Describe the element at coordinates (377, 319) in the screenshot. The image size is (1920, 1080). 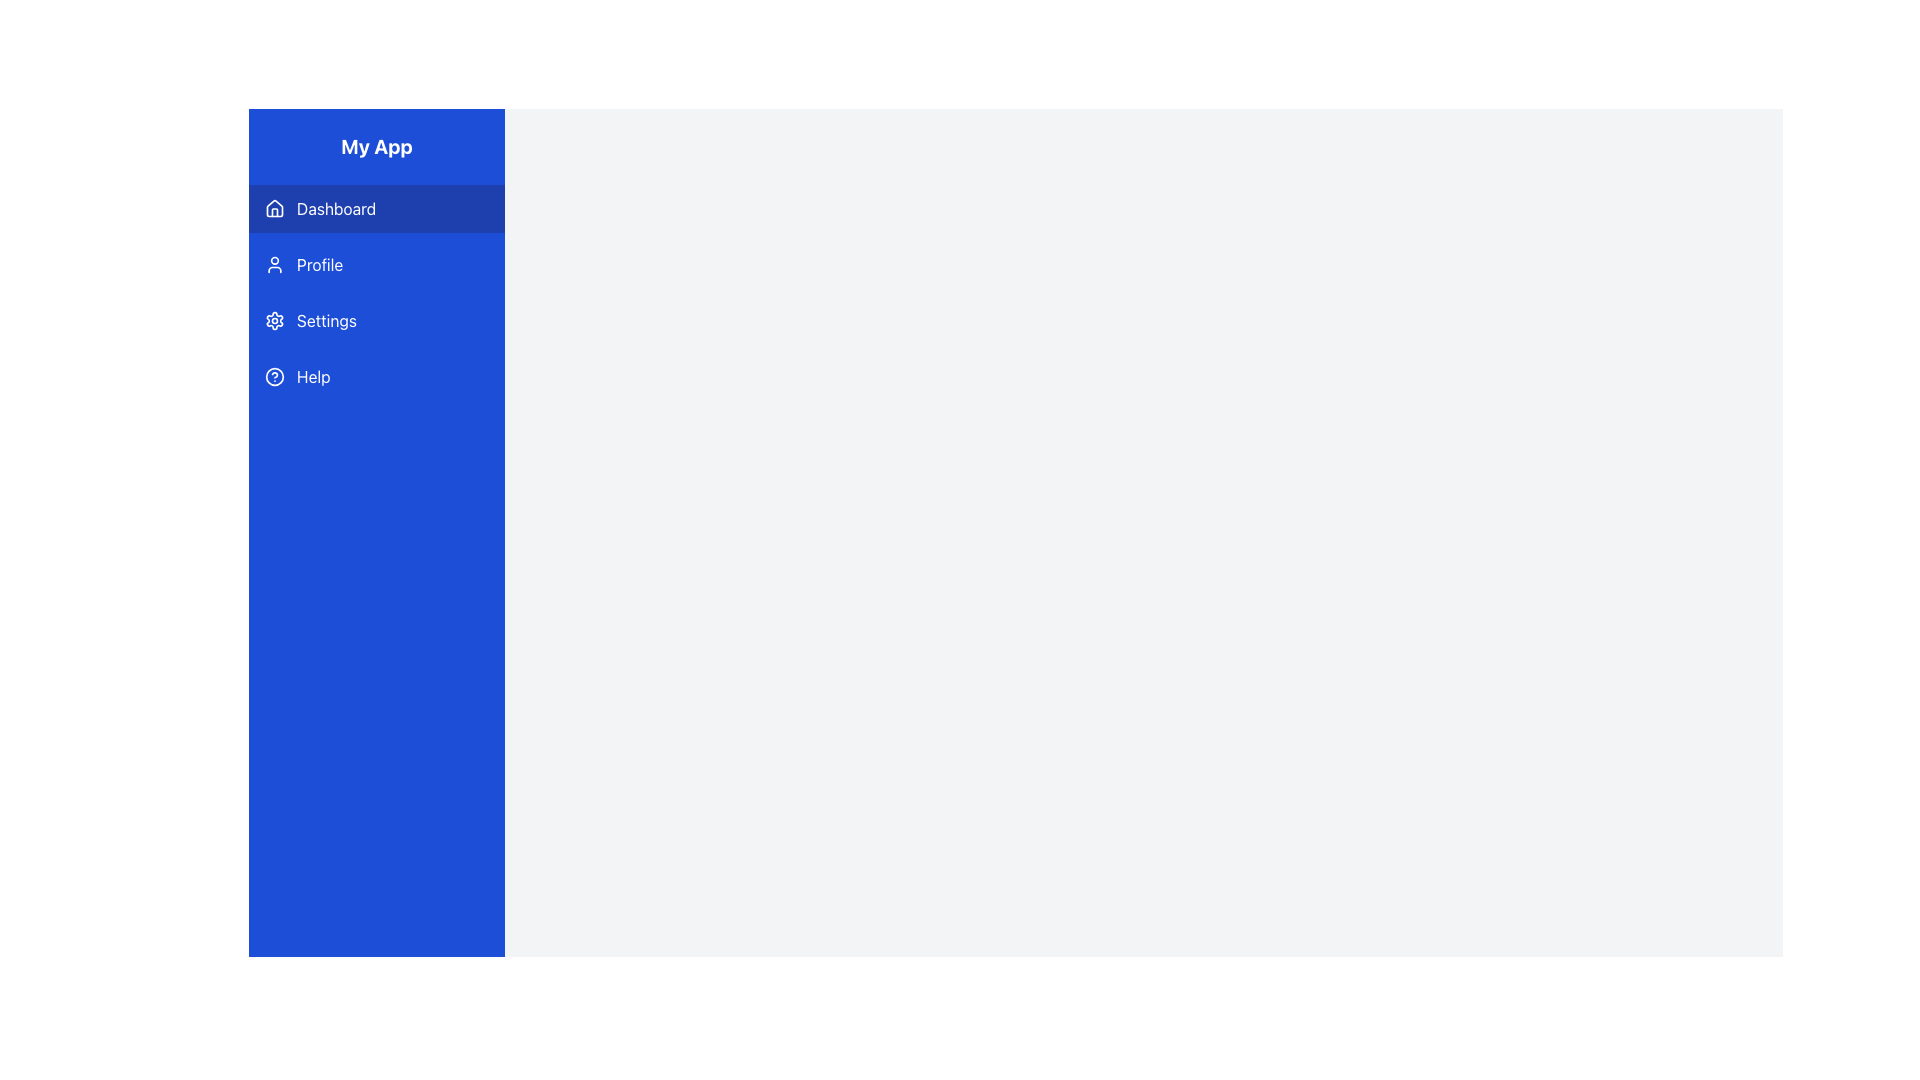
I see `the 'Settings' button located in the sidebar titled 'My App', which is the third menu item below 'Profile' and above 'Help', to change its background color` at that location.